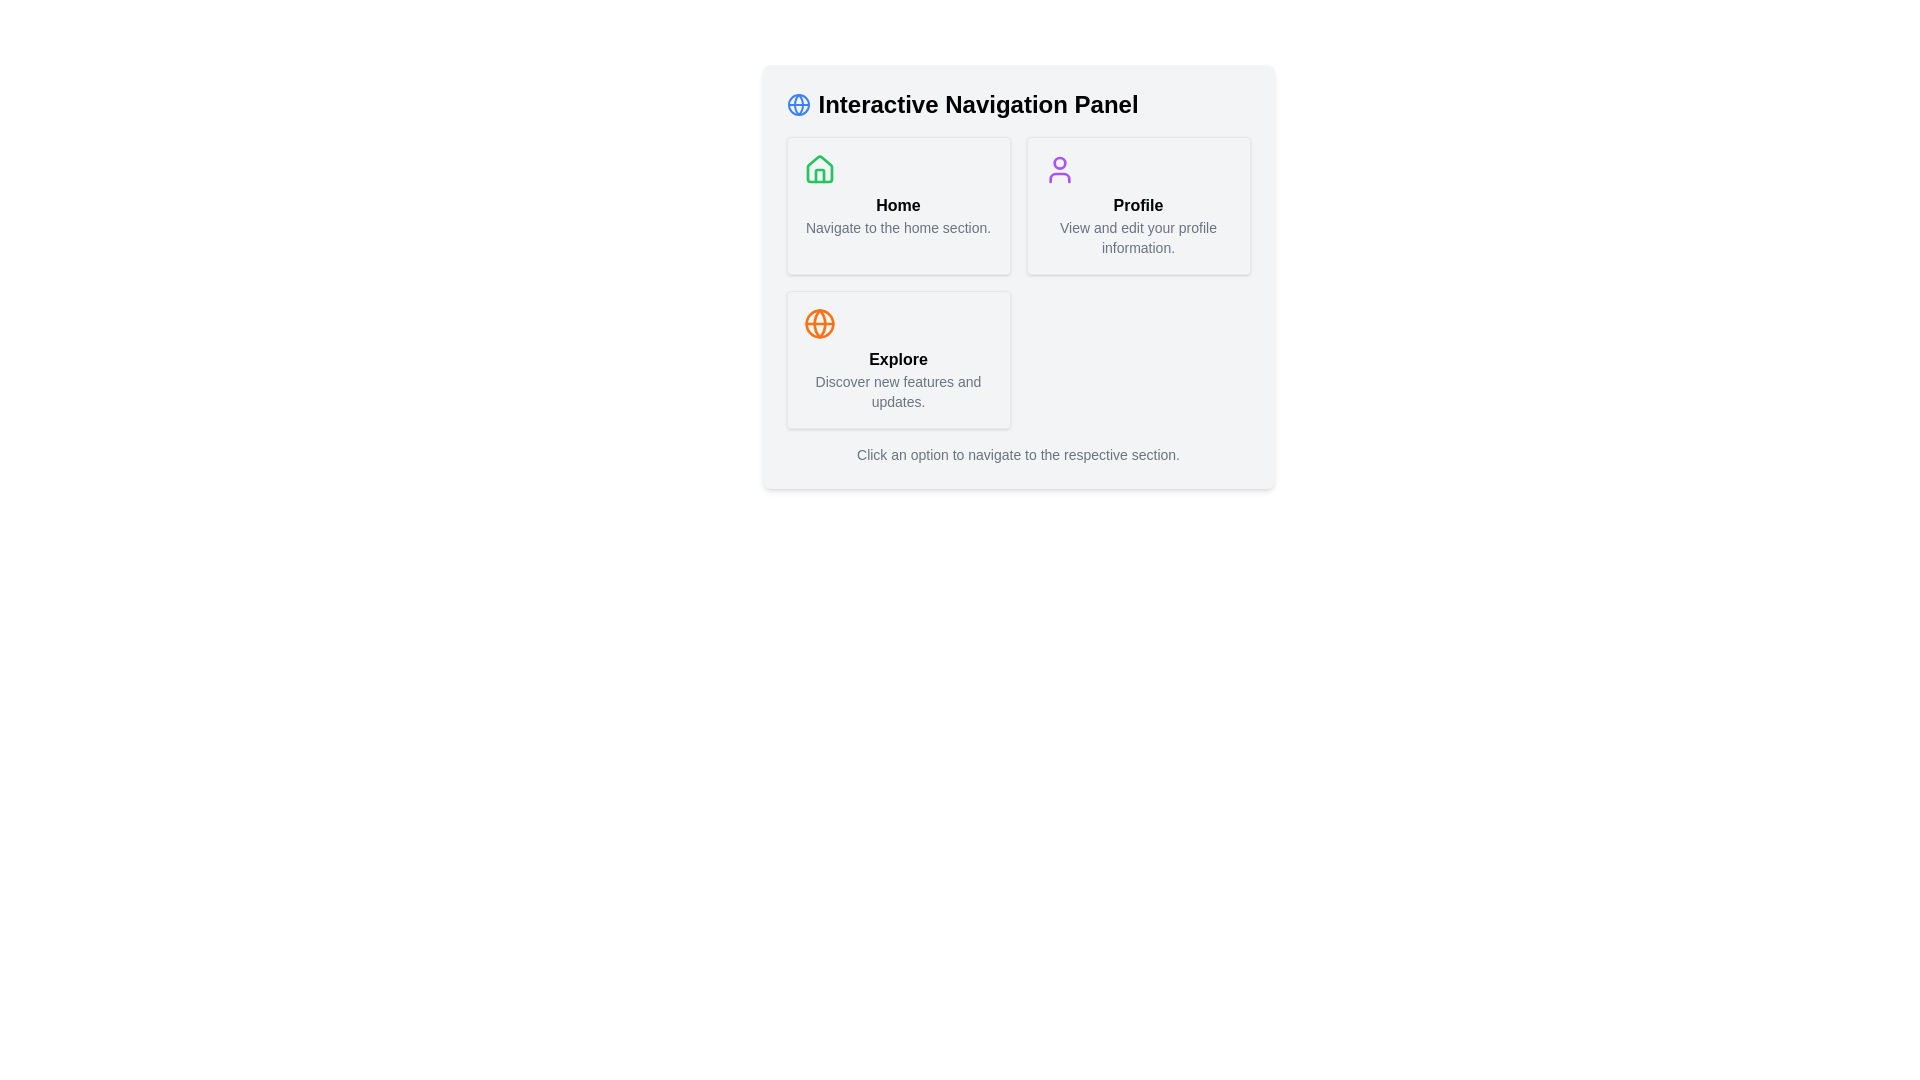  I want to click on the navigational card in the top left corner of the grid layout, so click(897, 205).